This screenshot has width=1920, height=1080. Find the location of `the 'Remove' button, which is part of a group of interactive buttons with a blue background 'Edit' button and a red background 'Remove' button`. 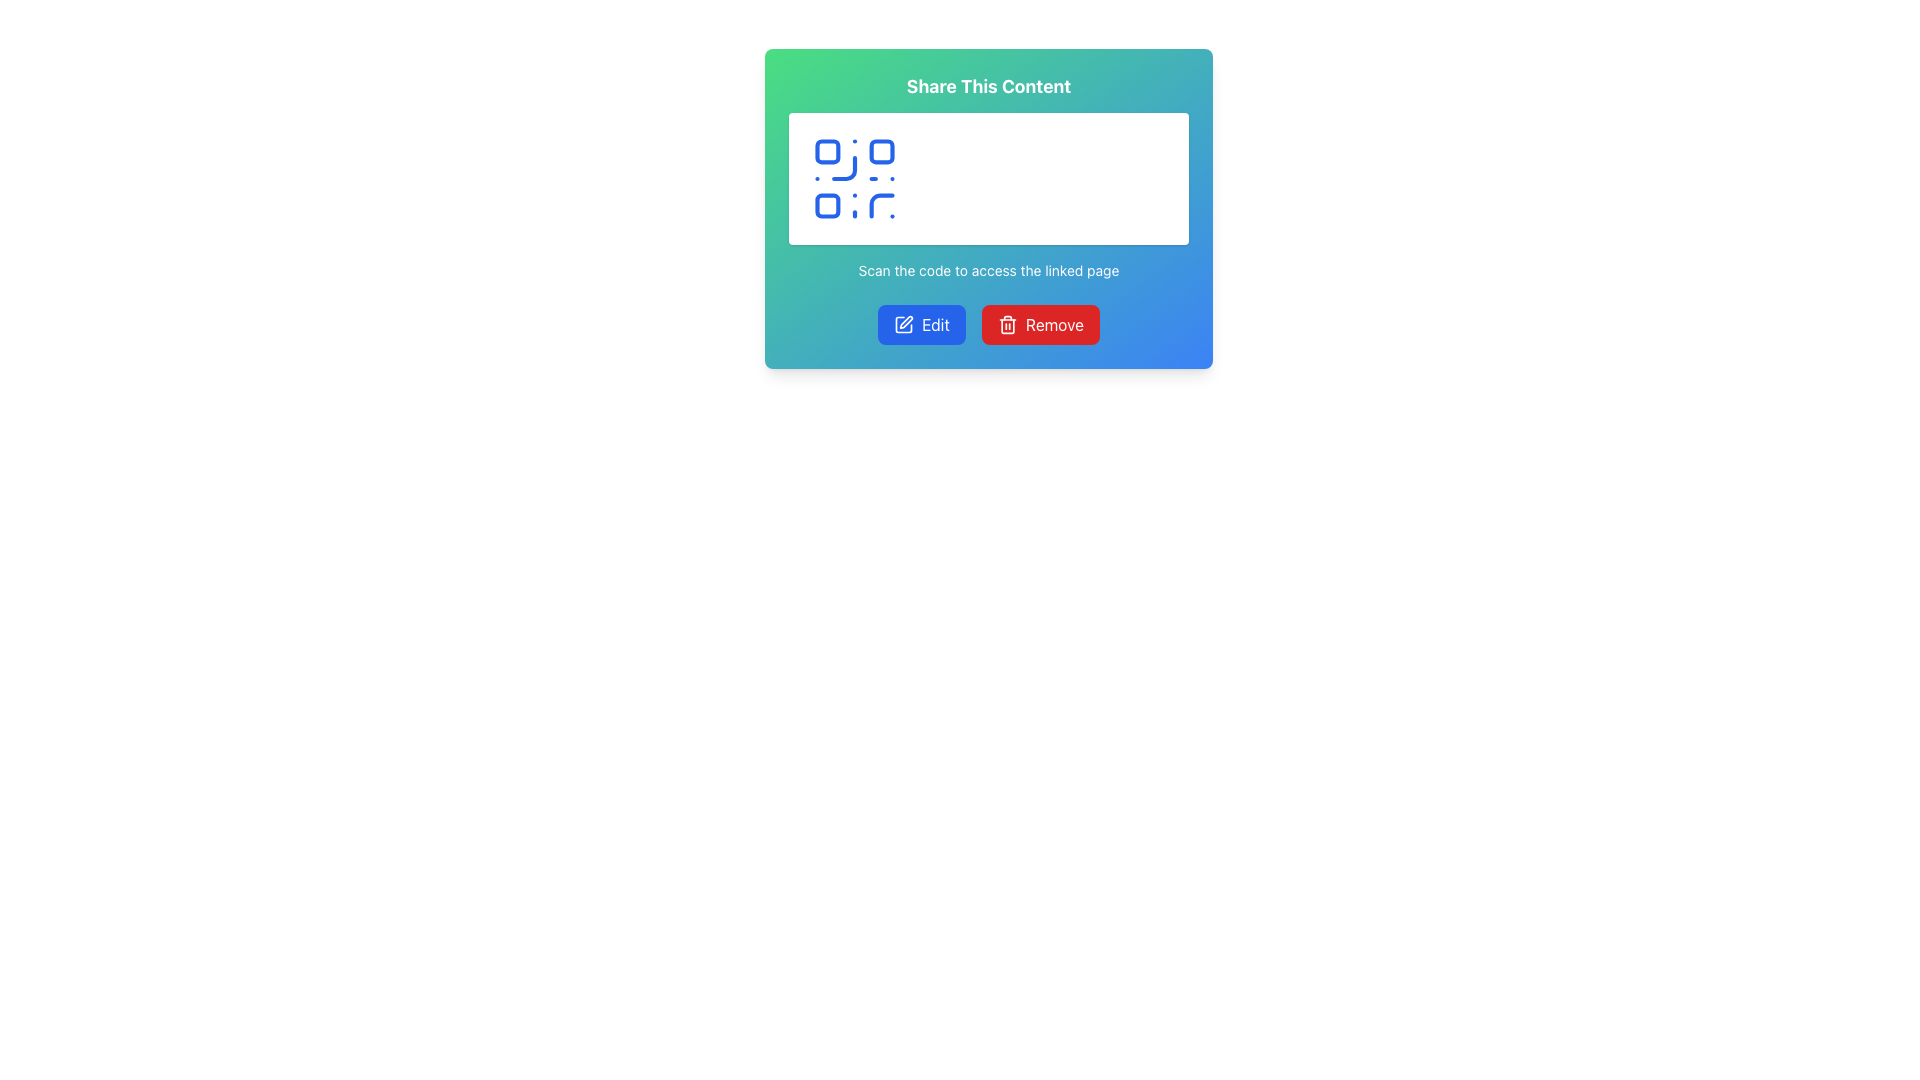

the 'Remove' button, which is part of a group of interactive buttons with a blue background 'Edit' button and a red background 'Remove' button is located at coordinates (988, 323).